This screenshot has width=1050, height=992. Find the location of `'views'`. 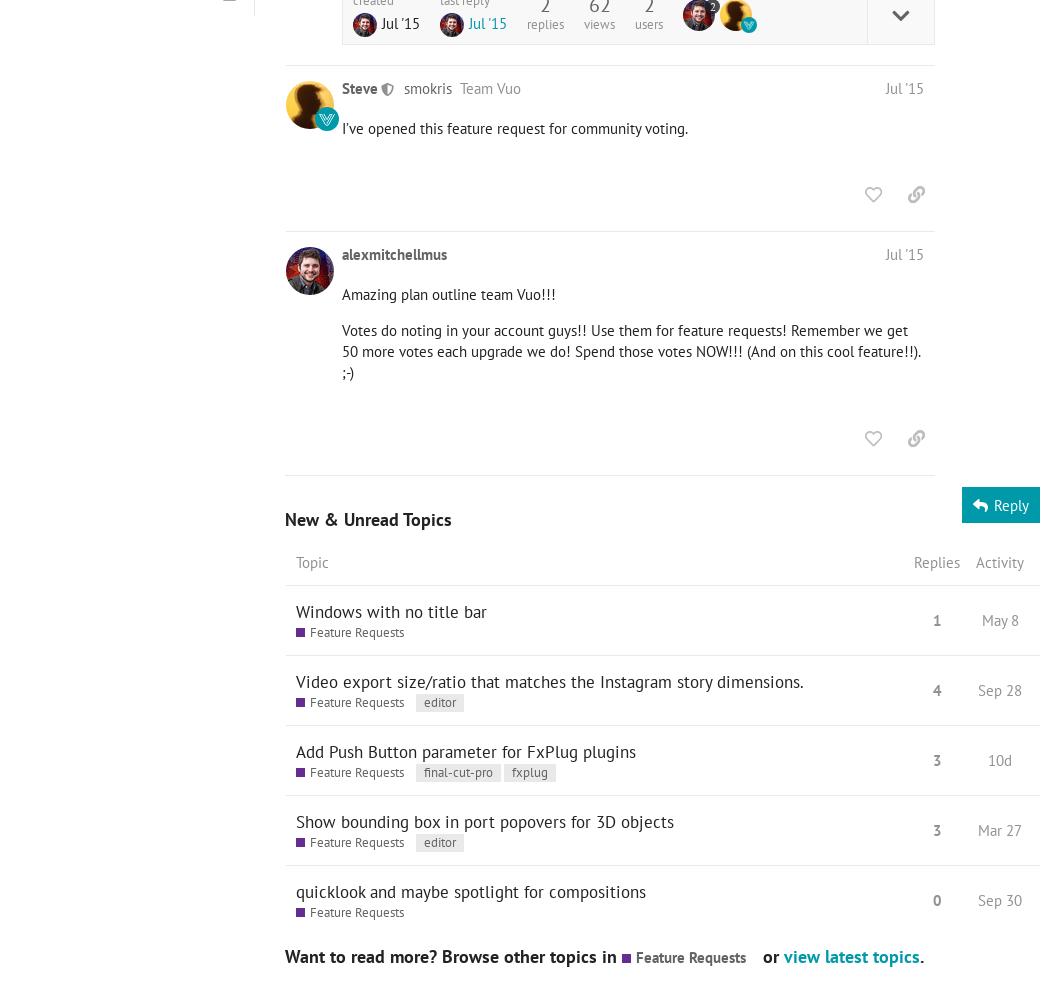

'views' is located at coordinates (598, 22).